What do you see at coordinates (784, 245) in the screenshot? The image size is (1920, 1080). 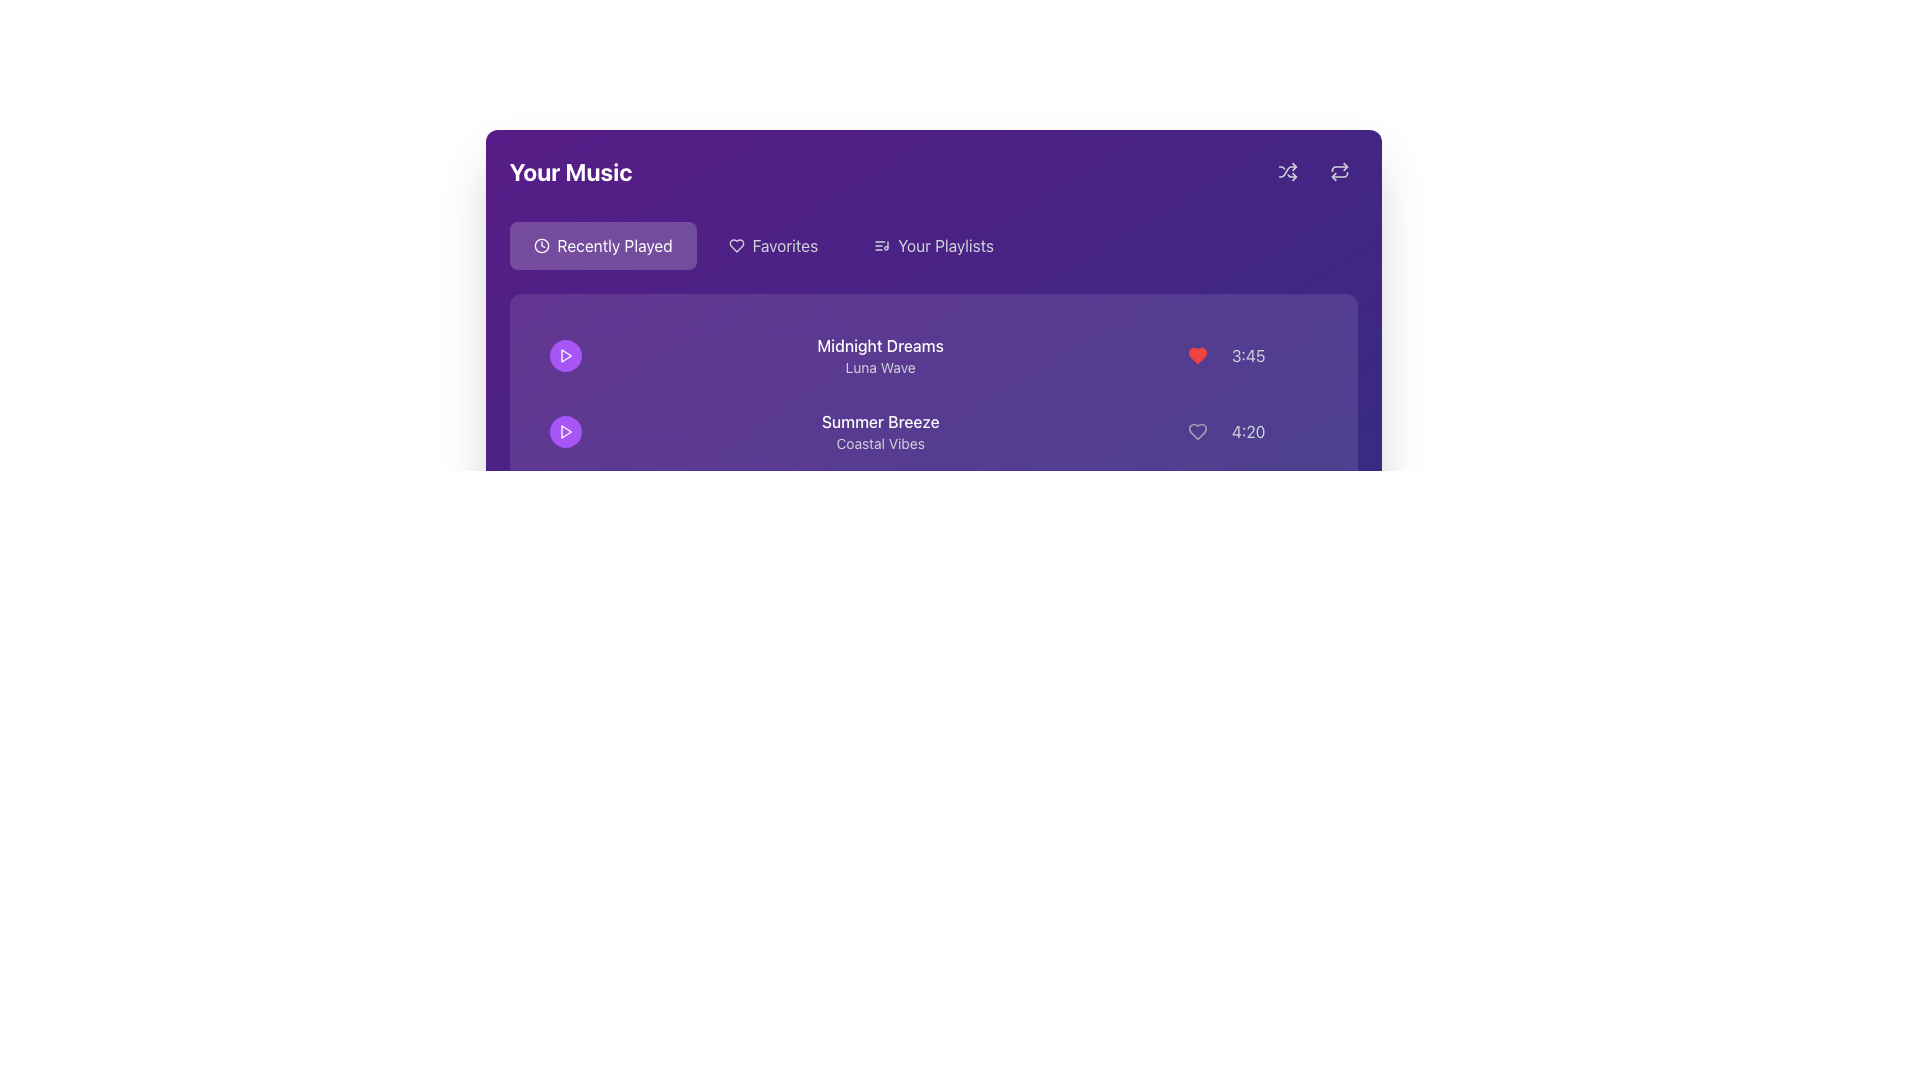 I see `the 'Favorites' text label located in the navigation section at the top of the interface, positioned between the 'Recently Played' button and the 'Your Playlists' button` at bounding box center [784, 245].